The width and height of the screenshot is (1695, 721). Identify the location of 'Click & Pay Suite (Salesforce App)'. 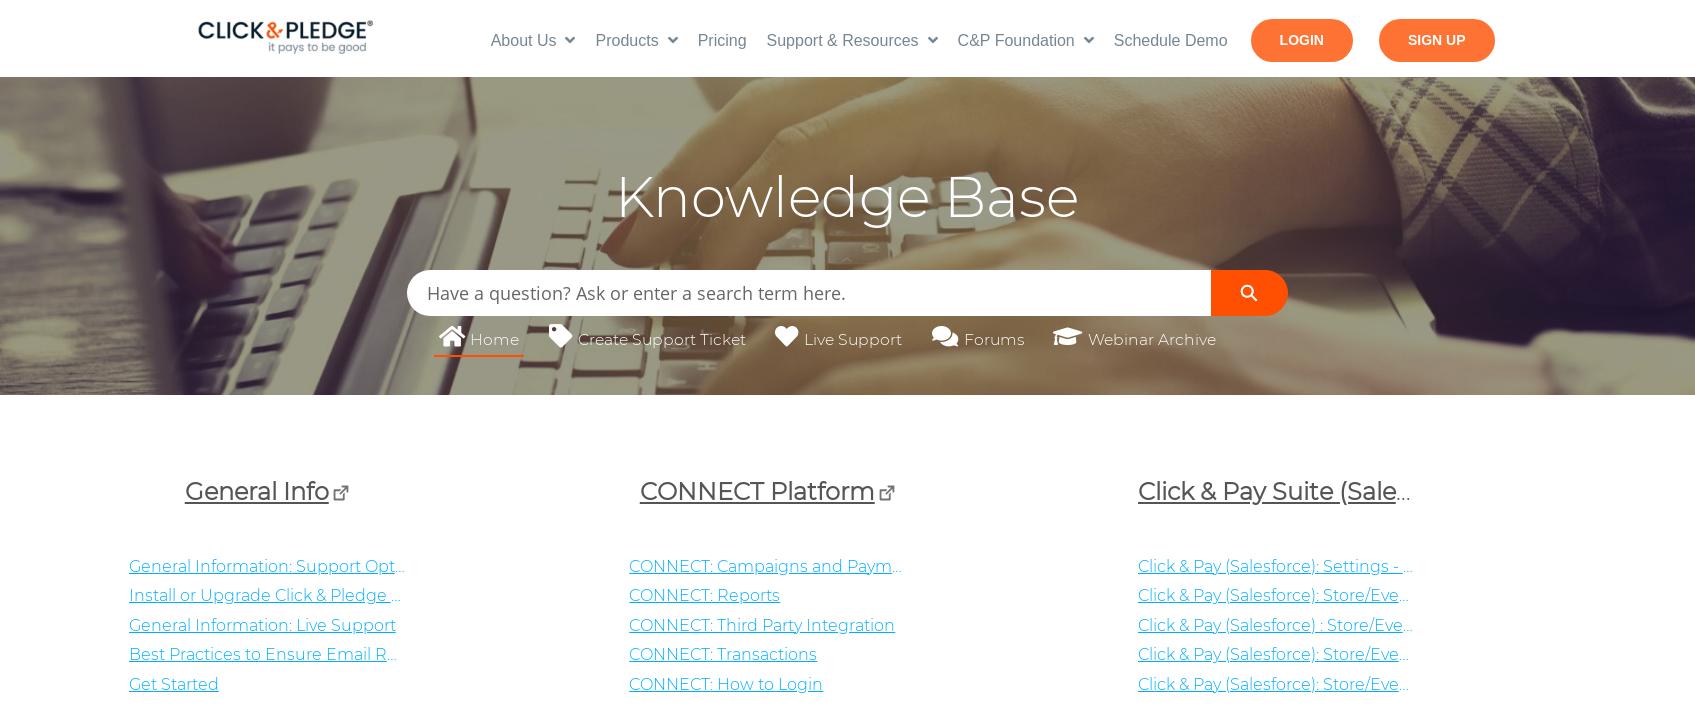
(1136, 489).